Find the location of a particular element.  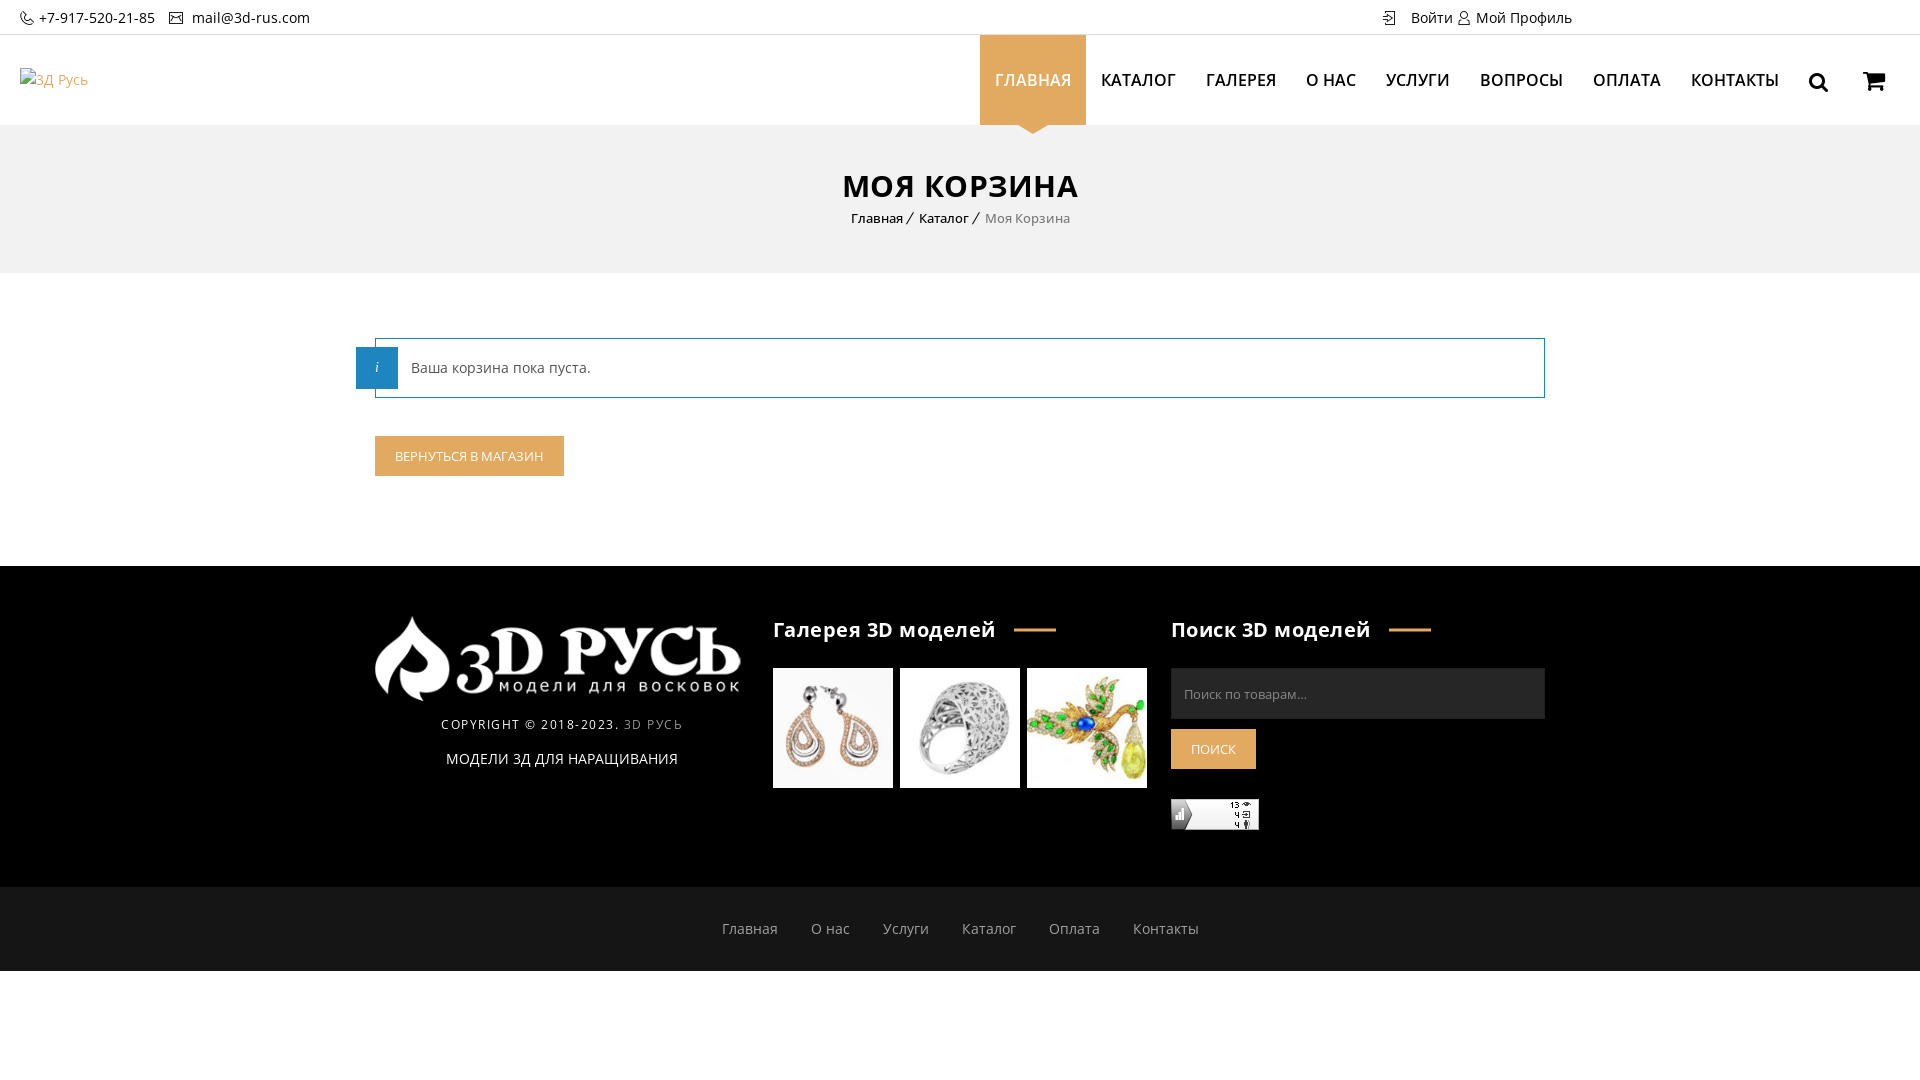

'View Shopping Cart' is located at coordinates (1872, 82).